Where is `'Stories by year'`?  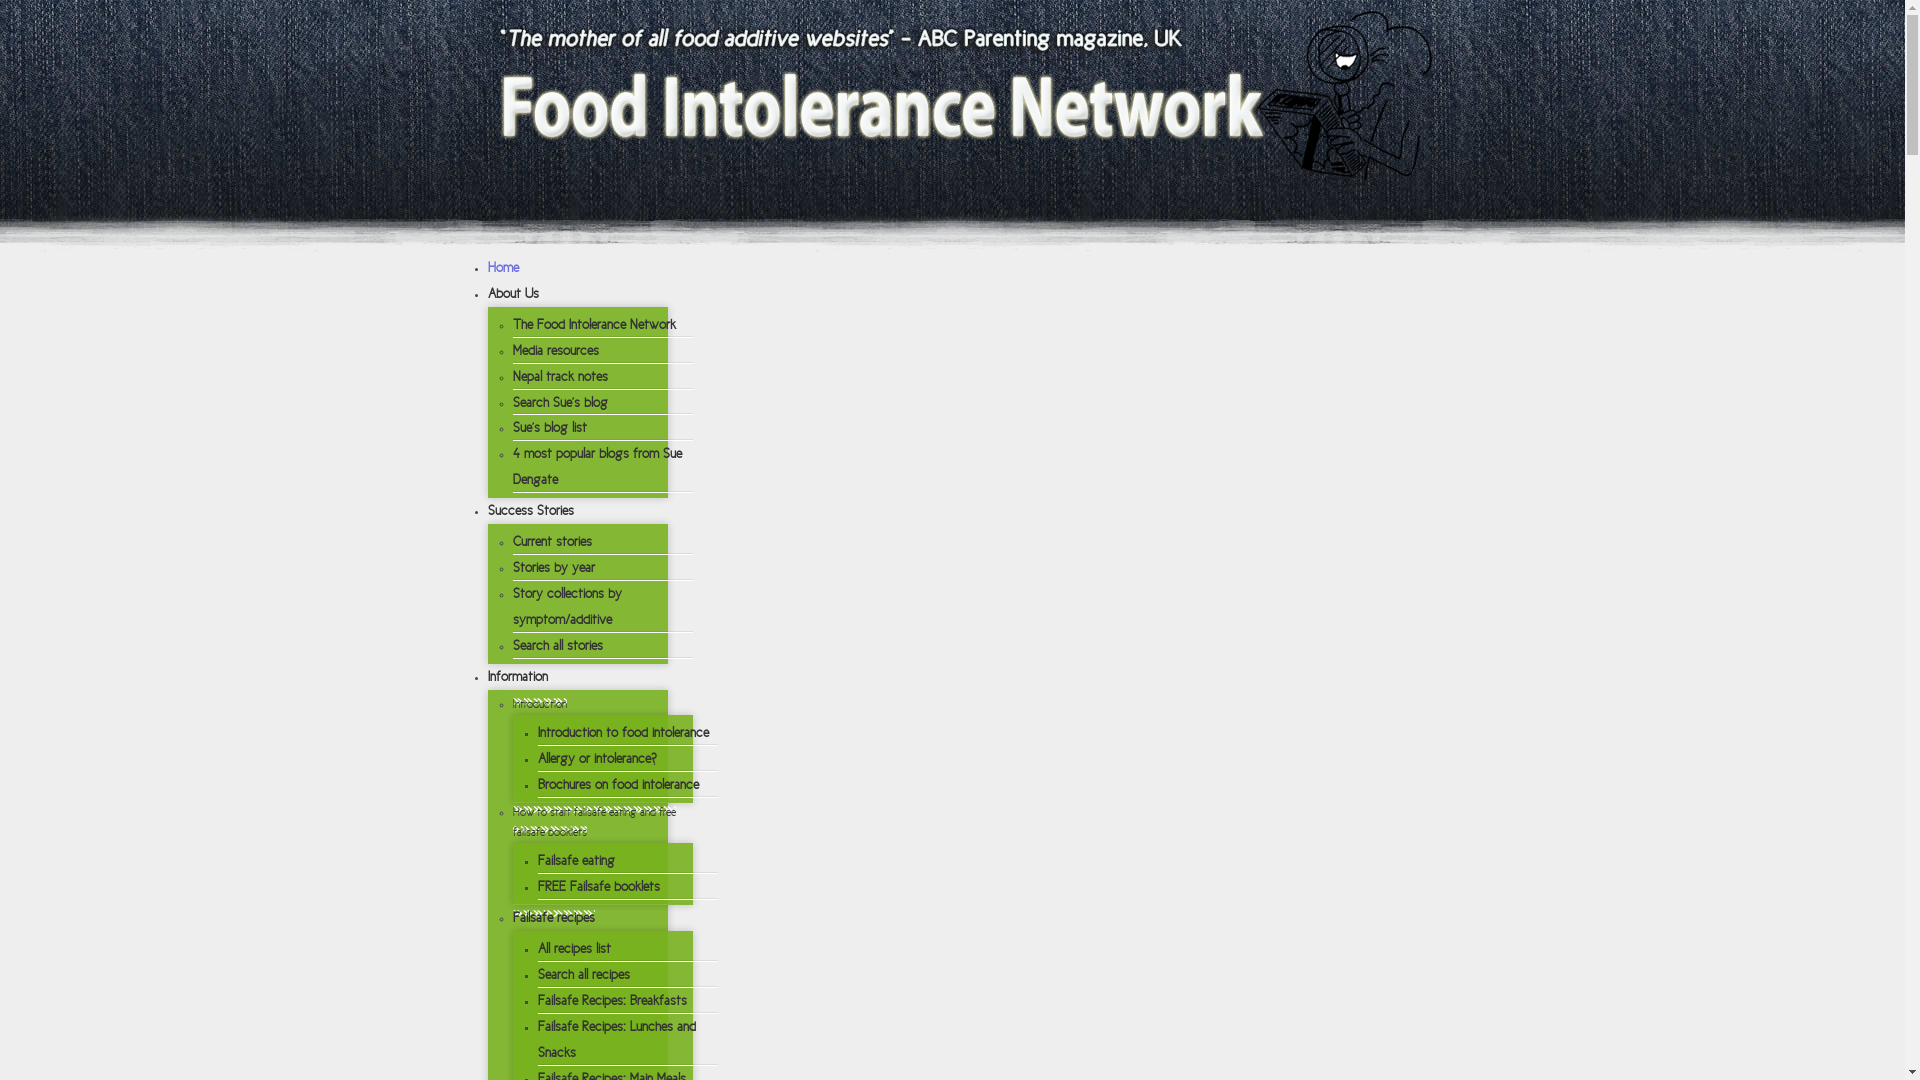
'Stories by year' is located at coordinates (552, 567).